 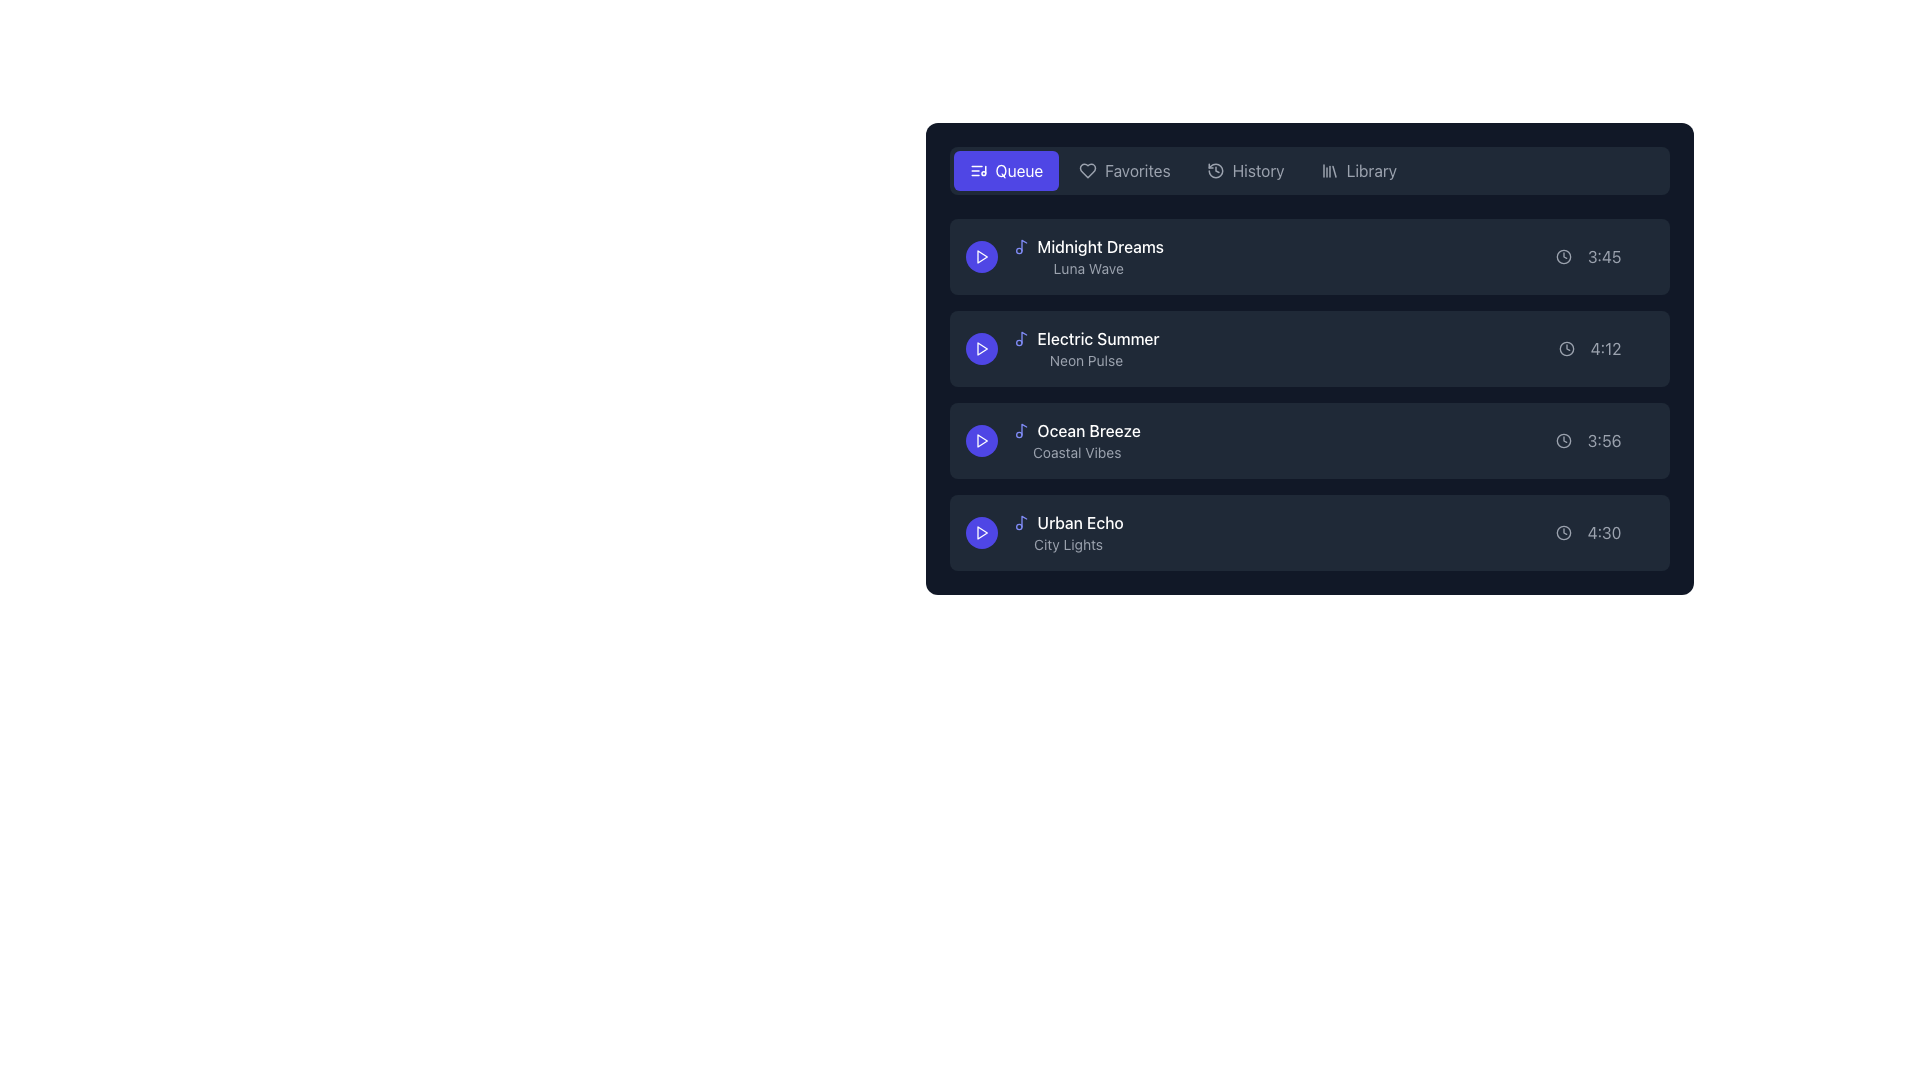 What do you see at coordinates (981, 439) in the screenshot?
I see `the hollow triangular play button icon located on a vibrant blue circular background to play the associated track in the music queue panel next to 'Ocean Breeze'` at bounding box center [981, 439].